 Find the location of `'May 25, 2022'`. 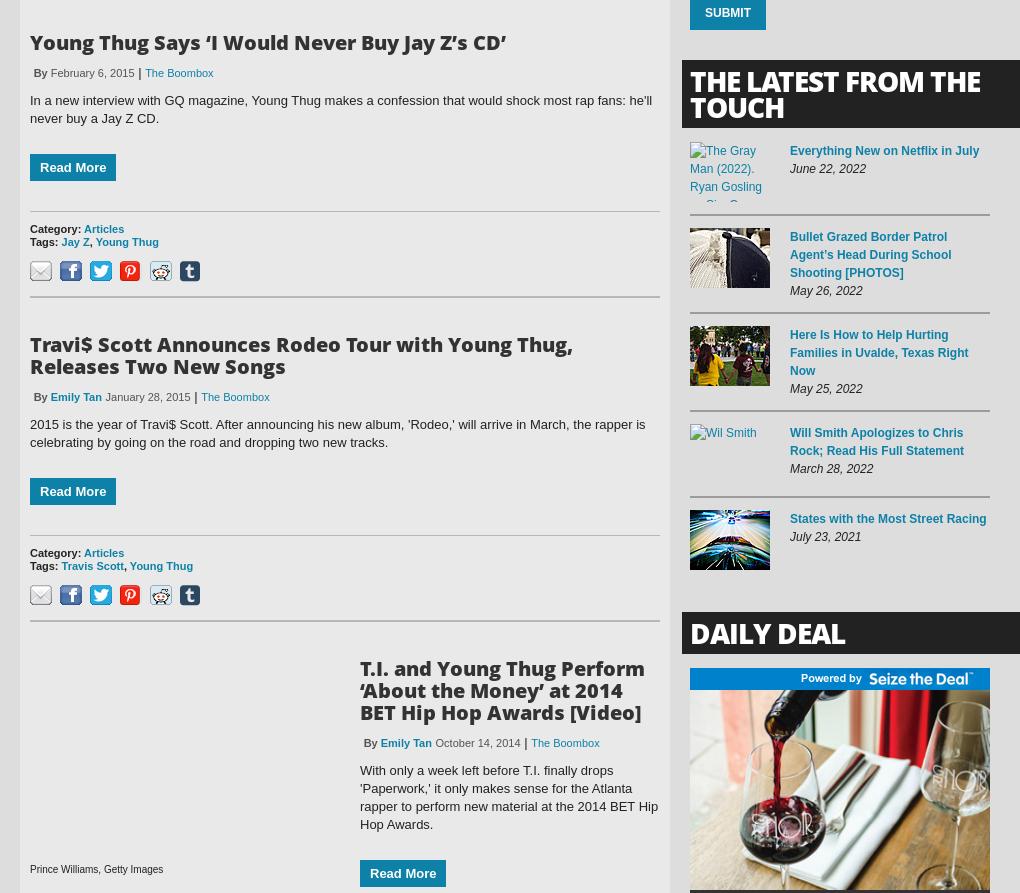

'May 25, 2022' is located at coordinates (825, 388).